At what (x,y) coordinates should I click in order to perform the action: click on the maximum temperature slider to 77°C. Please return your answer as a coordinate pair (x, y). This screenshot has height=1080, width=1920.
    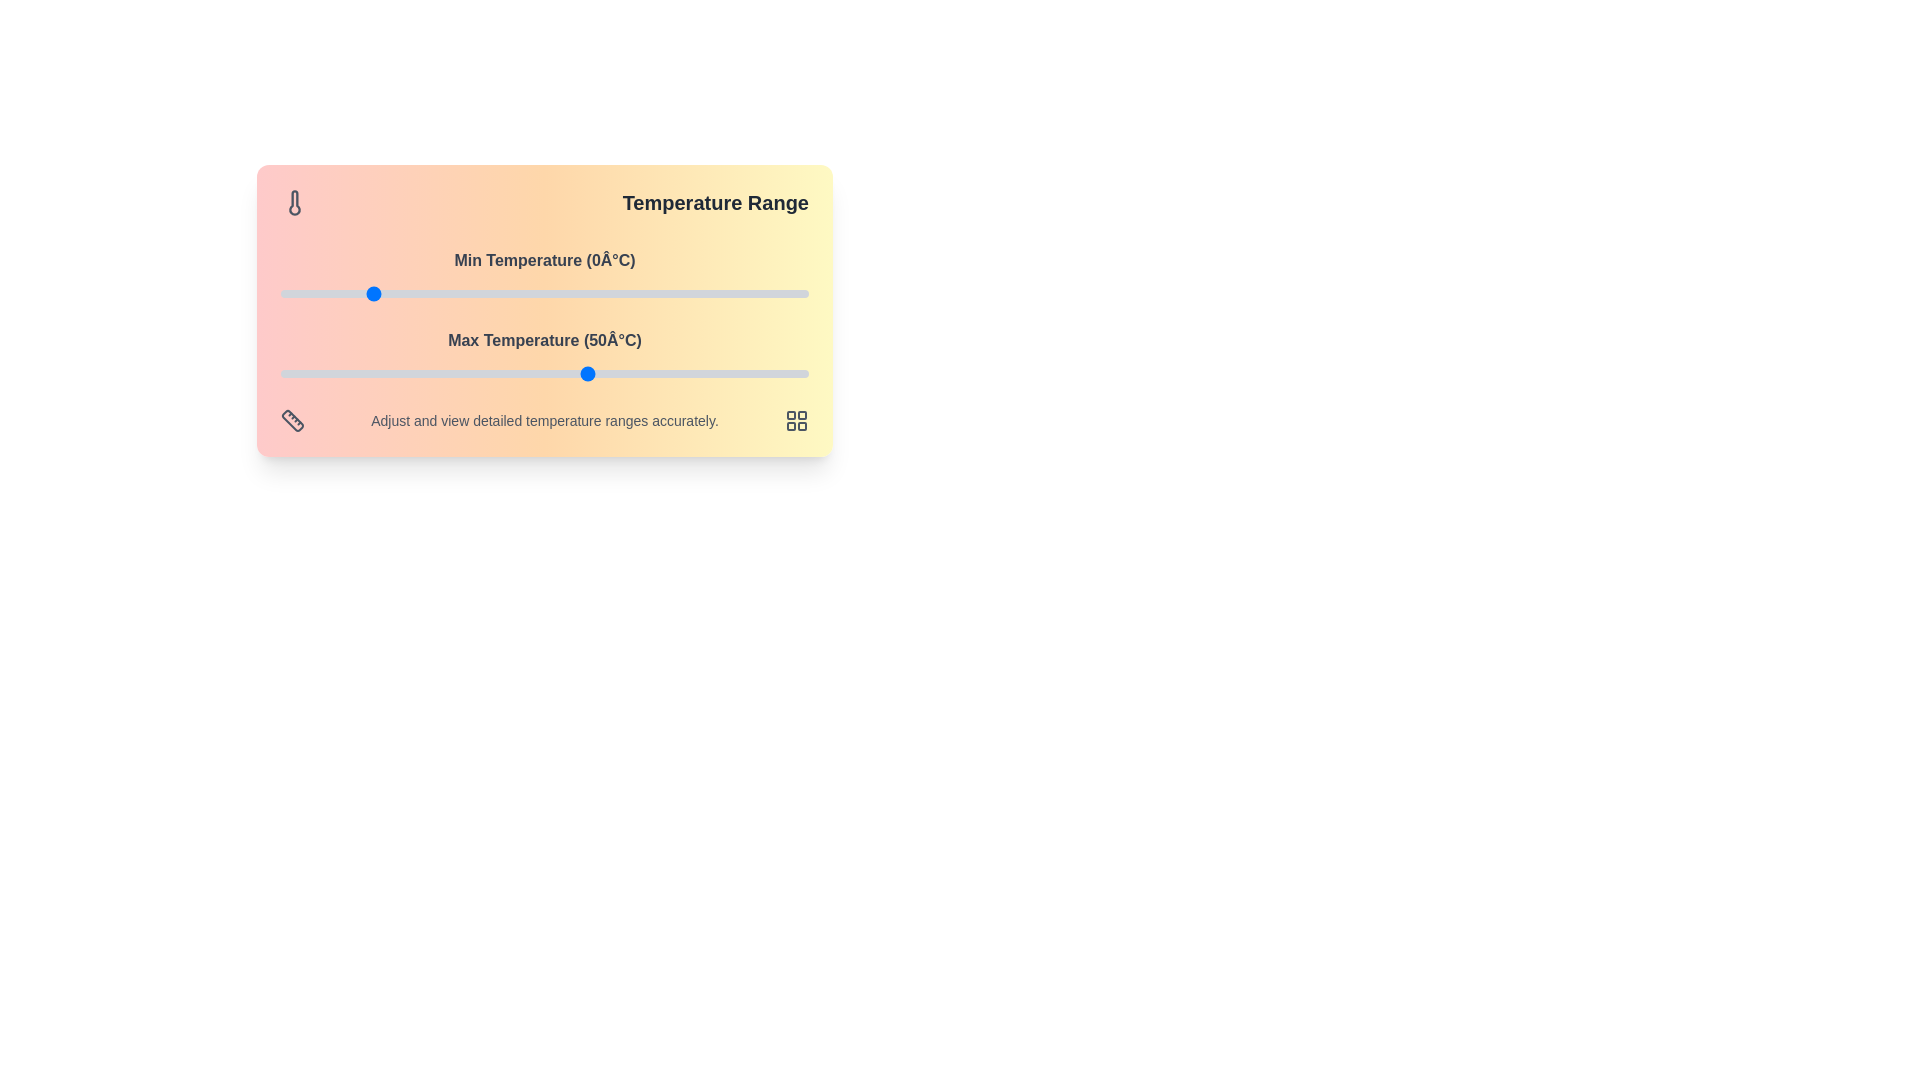
    Looking at the image, I should click on (707, 374).